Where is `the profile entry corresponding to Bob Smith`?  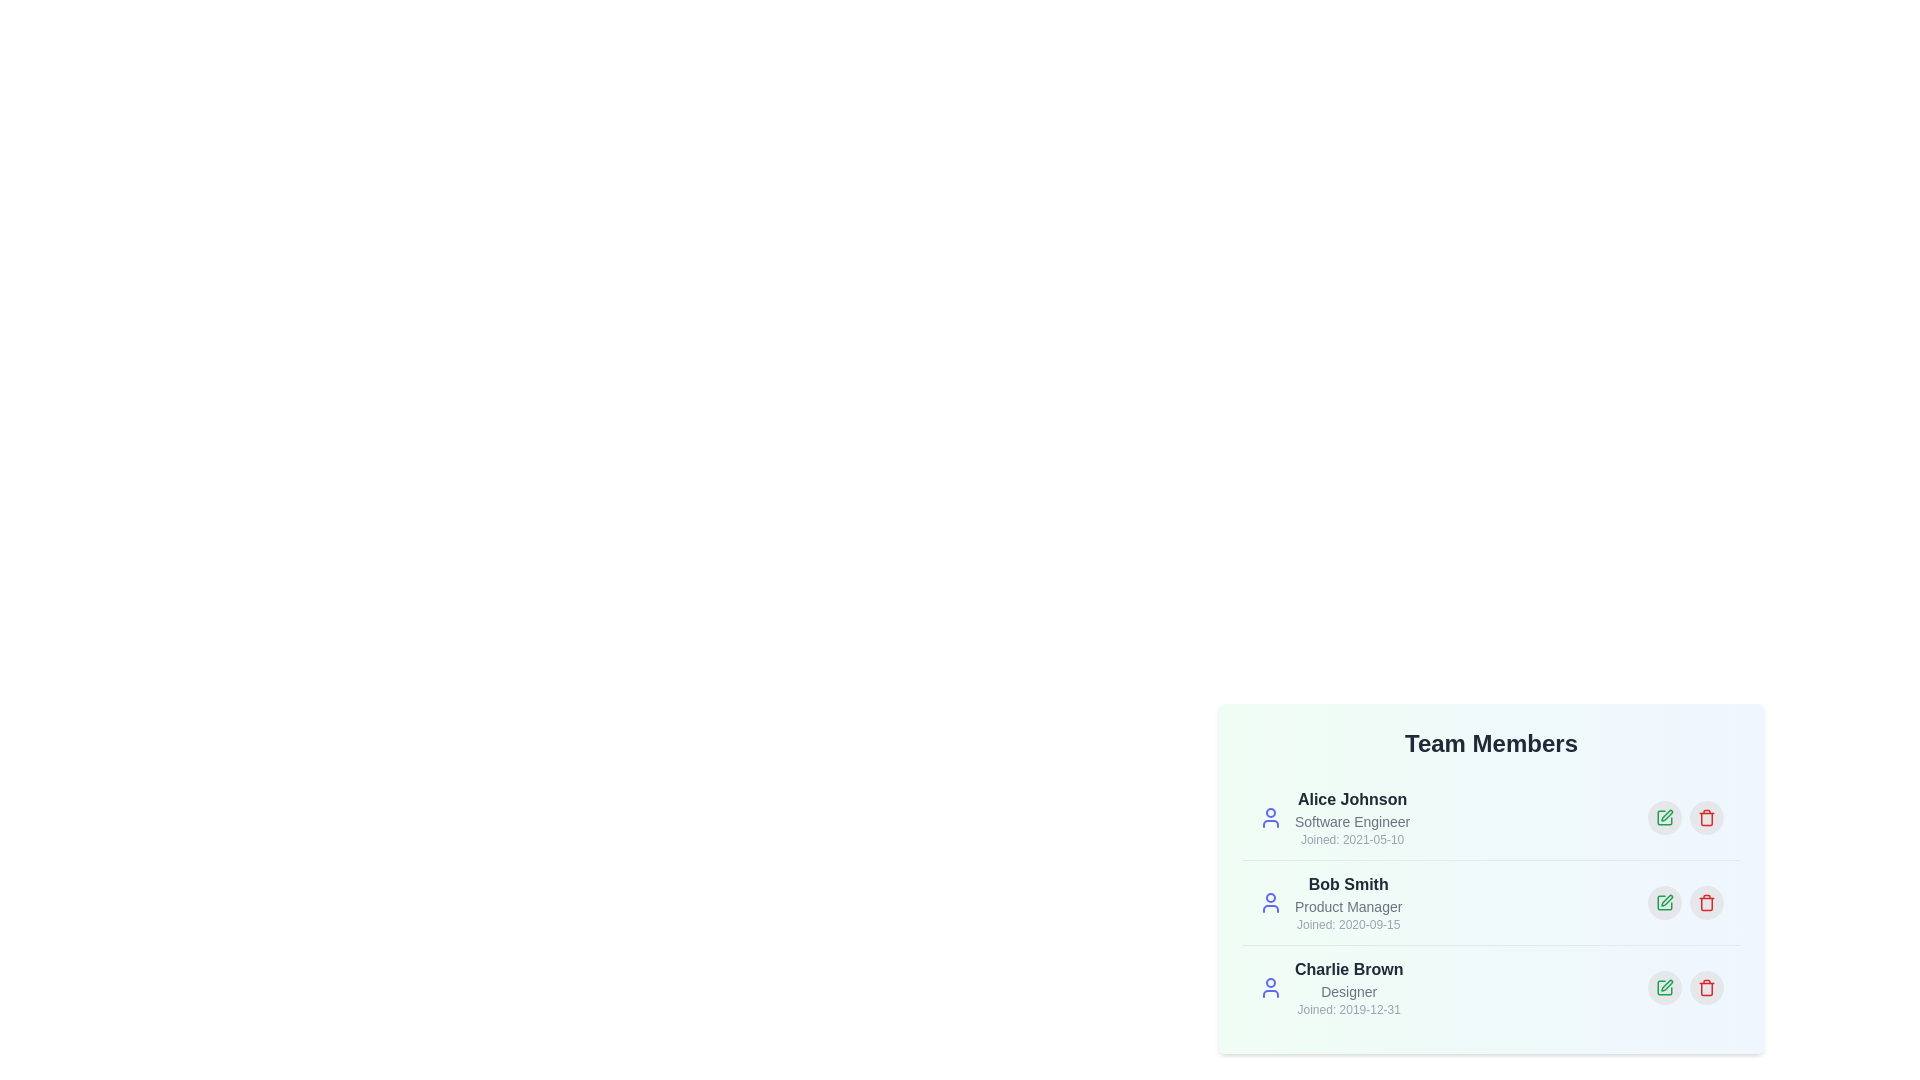
the profile entry corresponding to Bob Smith is located at coordinates (1491, 902).